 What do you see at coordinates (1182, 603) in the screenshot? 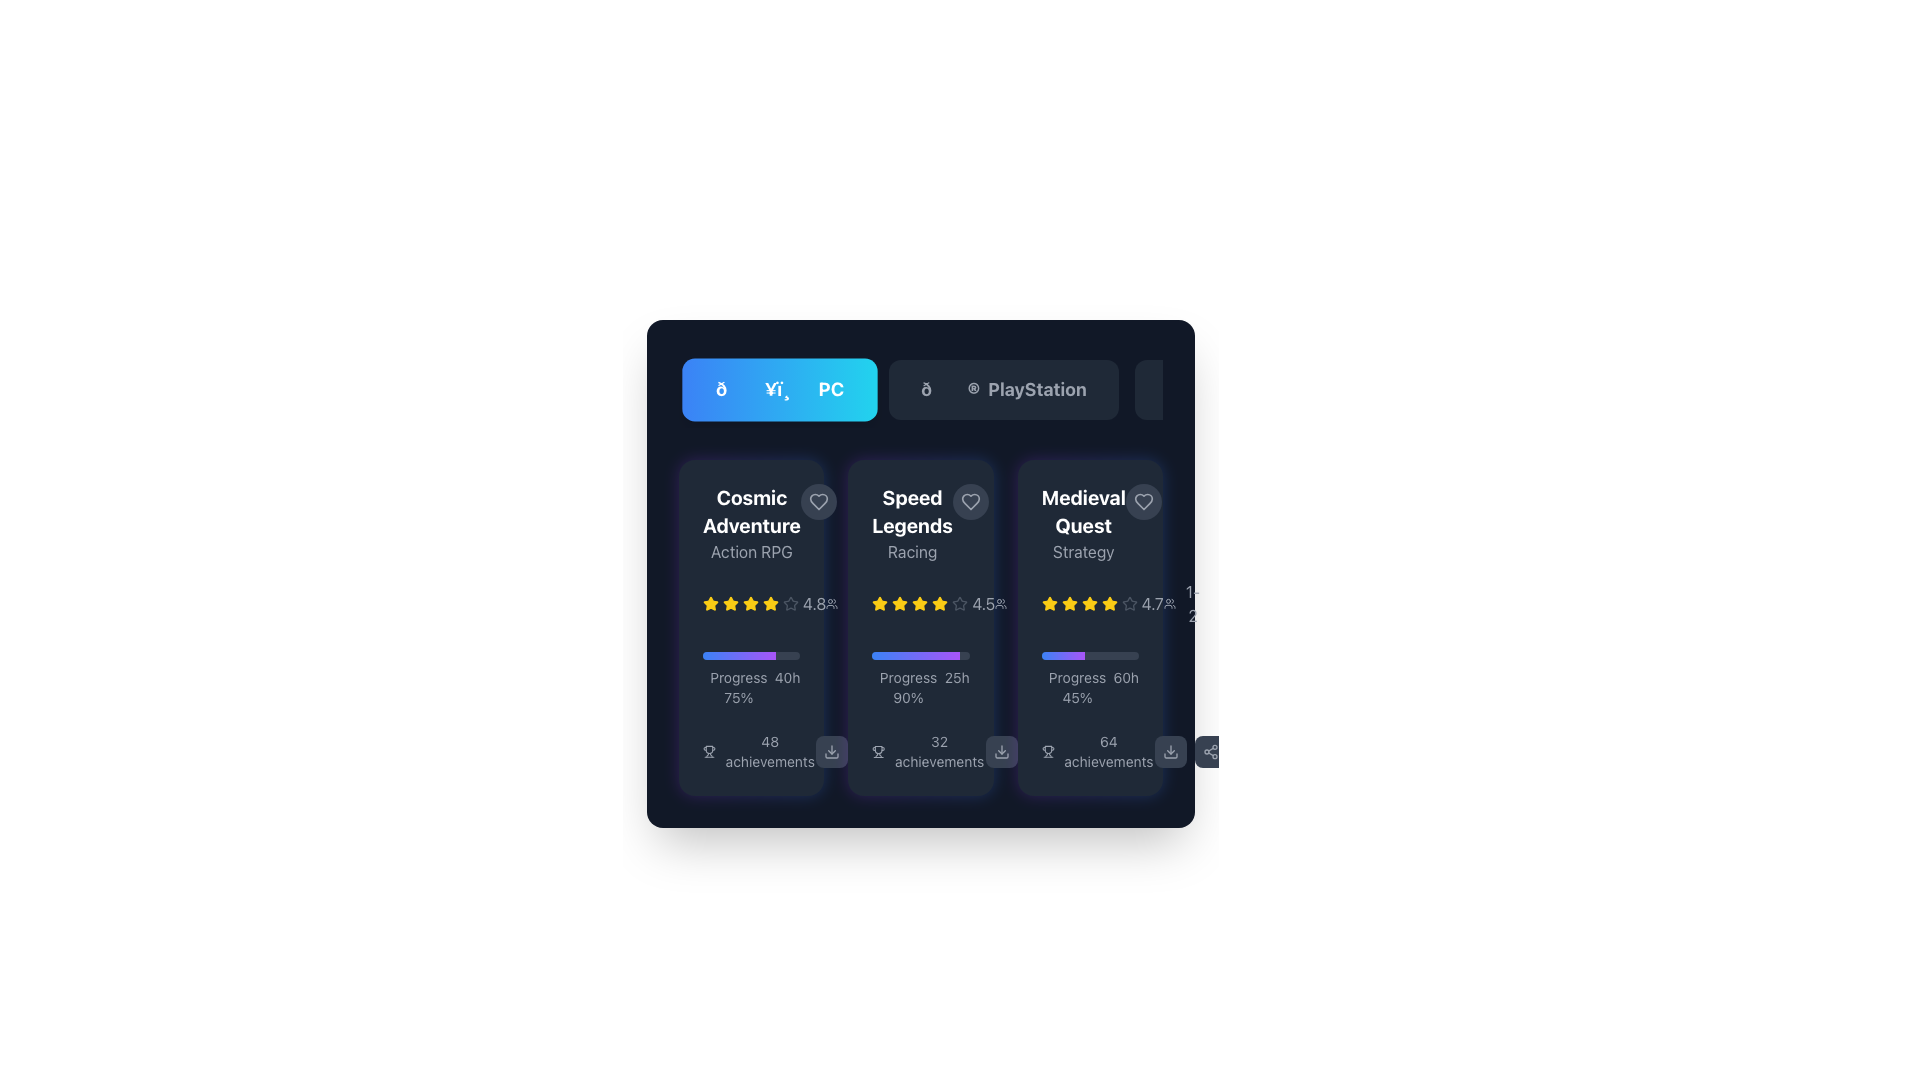
I see `the text label and icon in the top-right corner of the 'Medieval Quest' card, which indicates user or group count` at bounding box center [1182, 603].